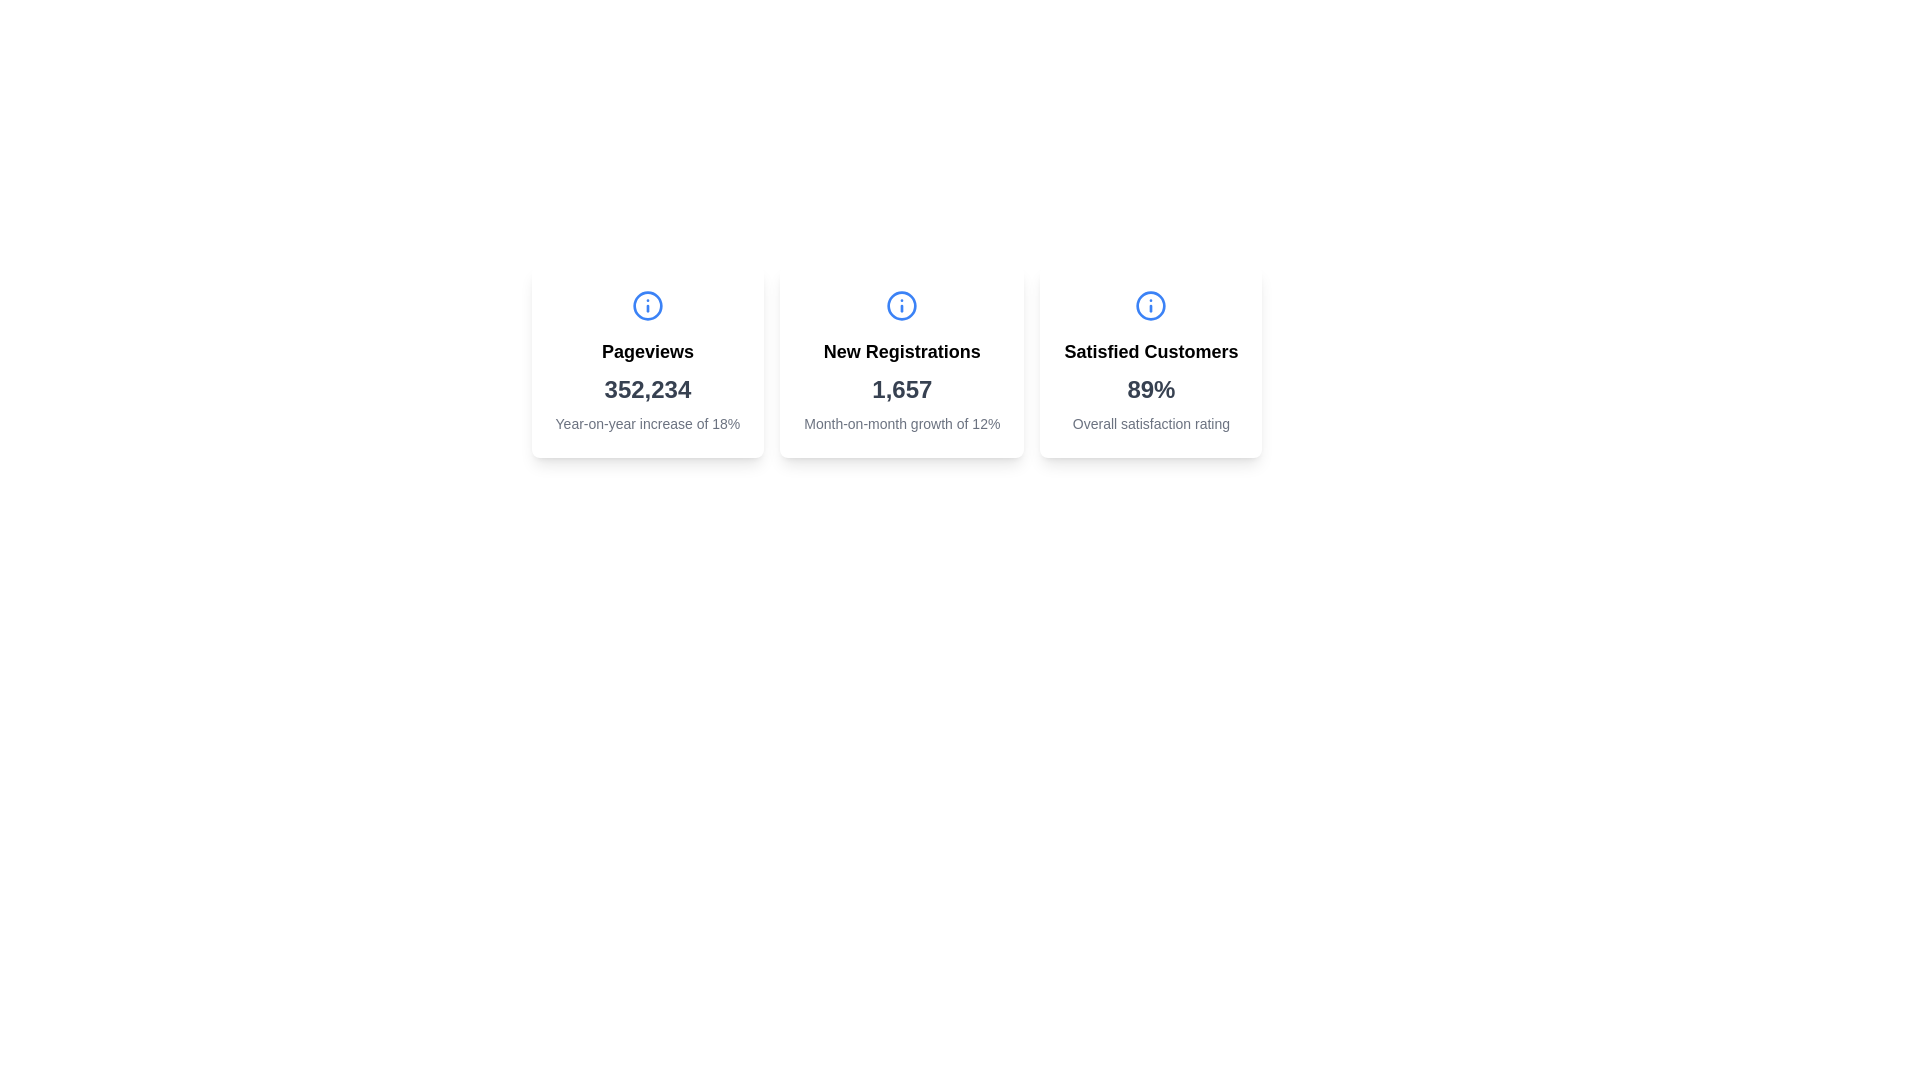 The height and width of the screenshot is (1080, 1920). I want to click on the text displaying the number '352,234' in a bold, large font, styled in gray, which indicates the significant numerical value related to 'Pageviews', so click(648, 389).